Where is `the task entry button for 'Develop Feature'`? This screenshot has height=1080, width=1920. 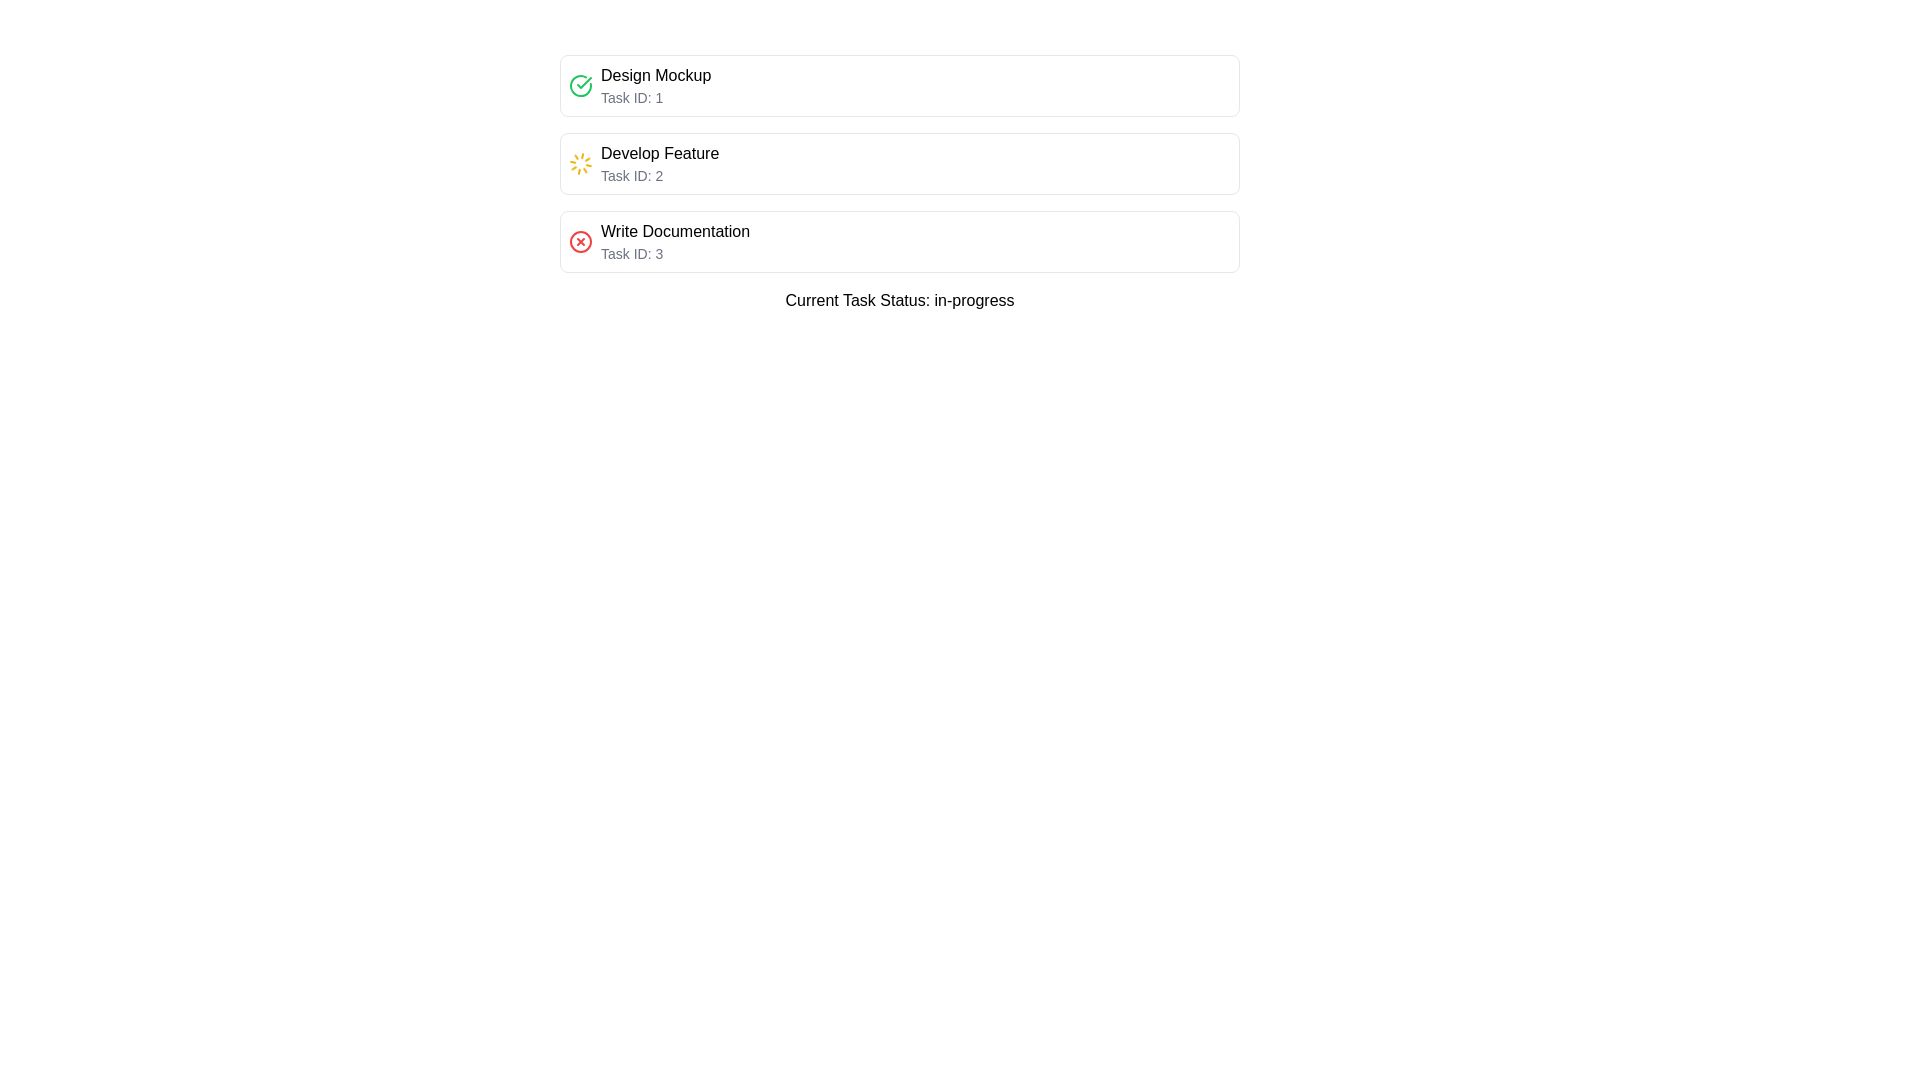
the task entry button for 'Develop Feature' is located at coordinates (899, 163).